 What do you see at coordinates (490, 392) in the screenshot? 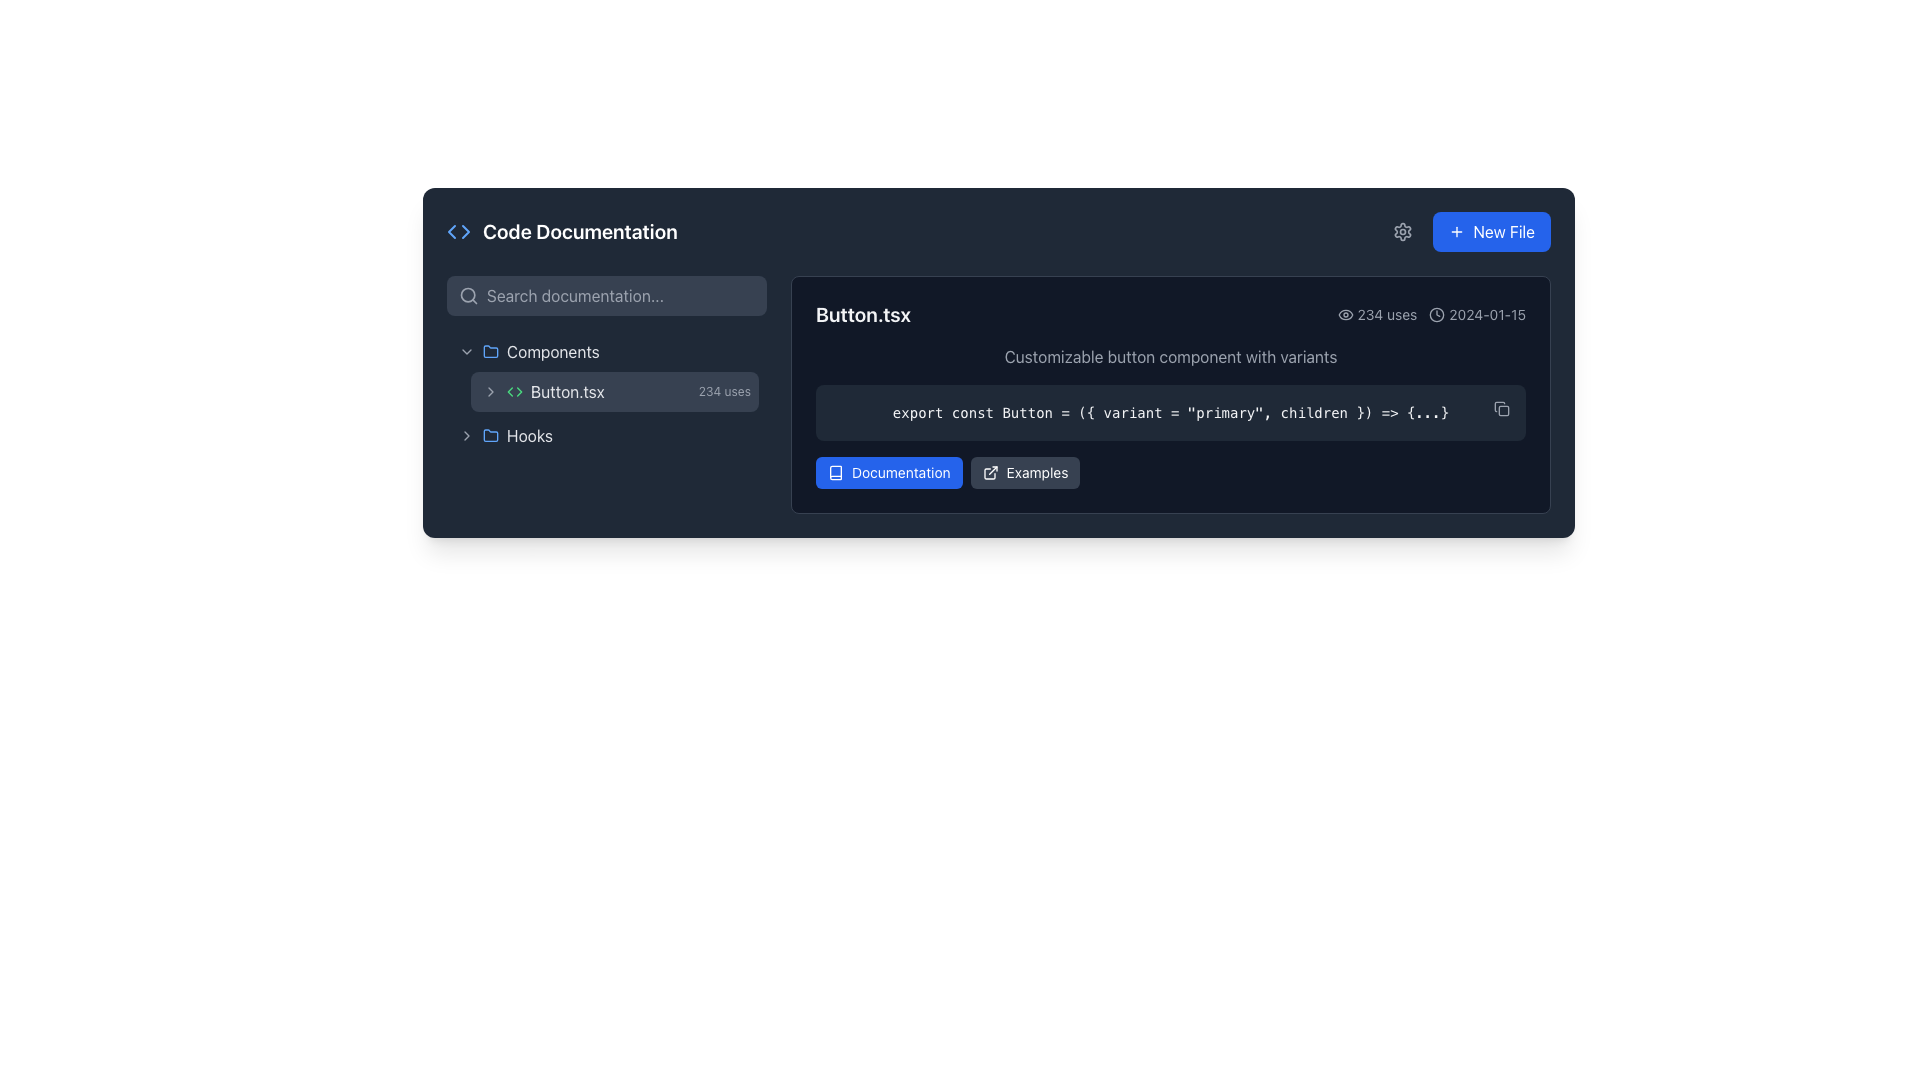
I see `the small, right-facing arrow button located in the sidebar under the 'Components' label, positioned before the 'Button.tsx' text to trigger the background color change` at bounding box center [490, 392].